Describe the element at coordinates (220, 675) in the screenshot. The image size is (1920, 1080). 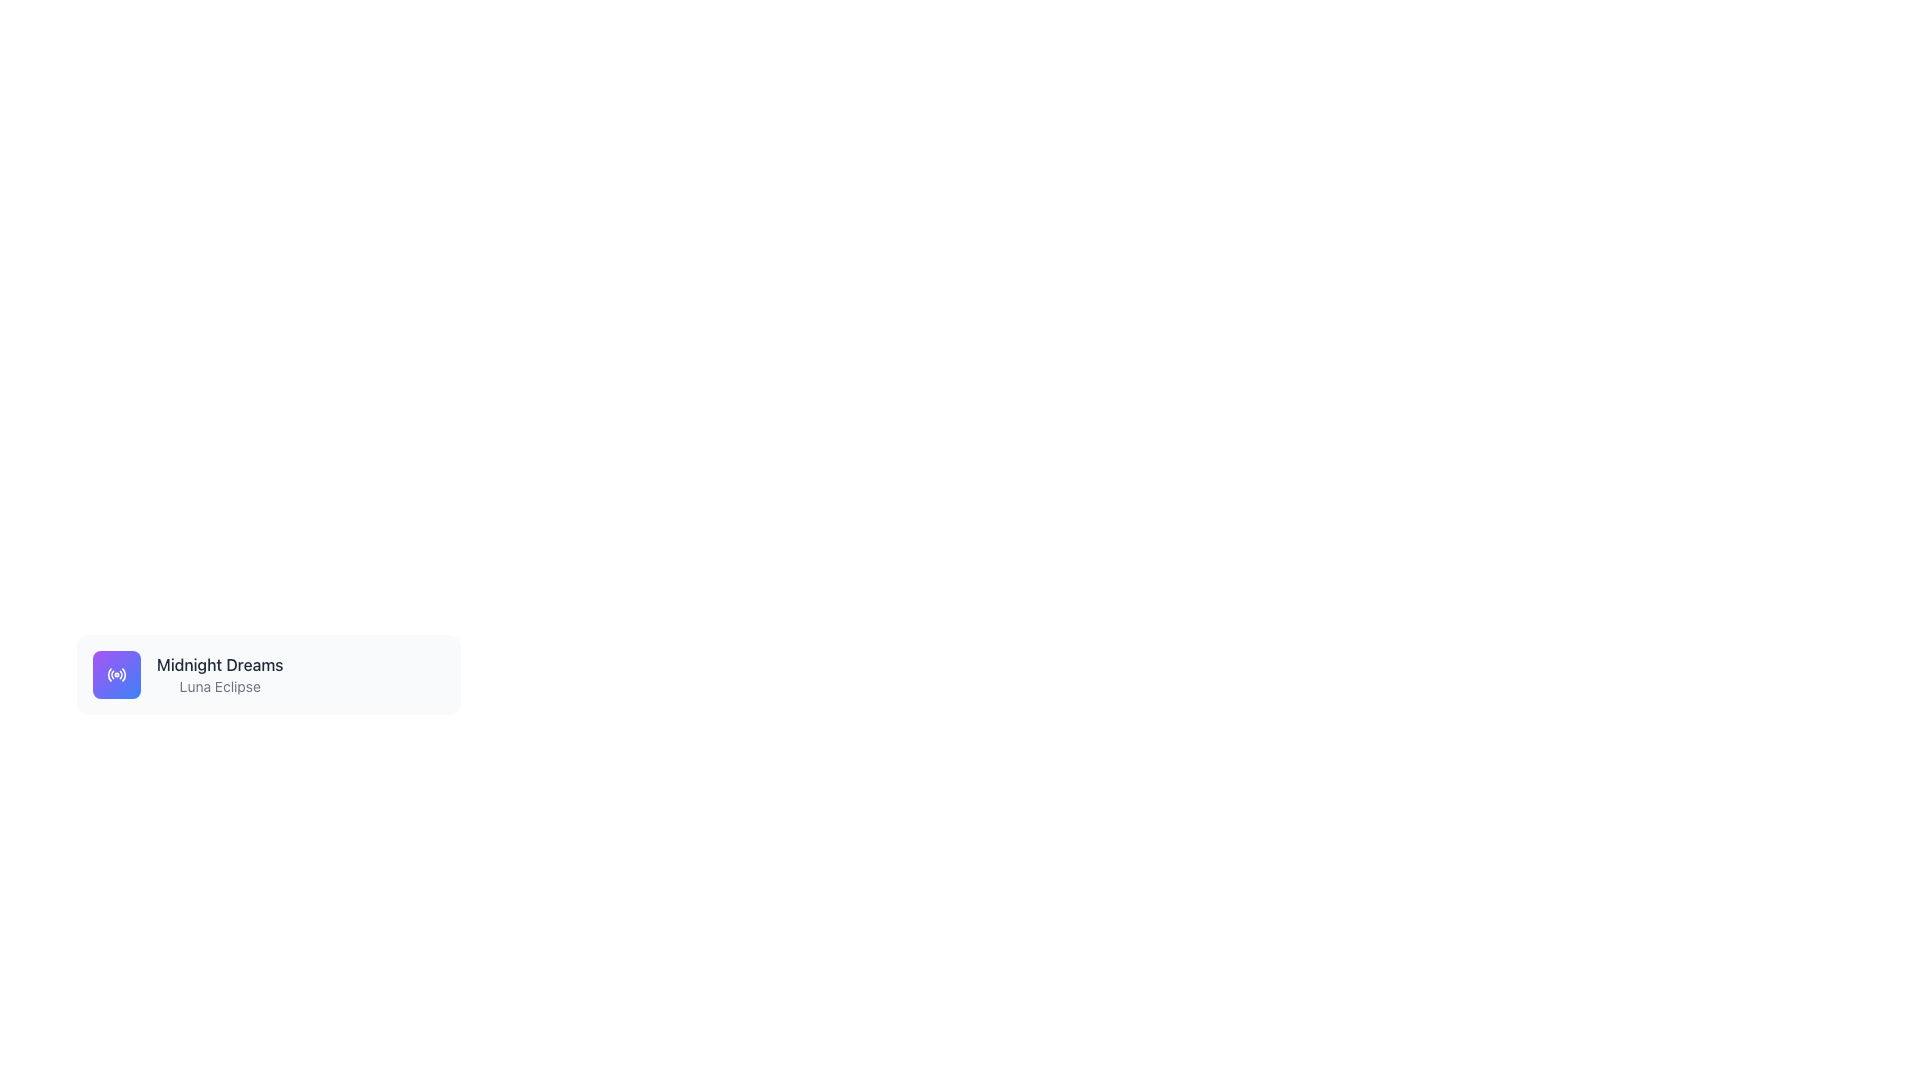
I see `the text block containing 'Midnight Dreams' and 'Luna Eclipse', which is located to the right of an icon with a purple-to-blue gradient background` at that location.